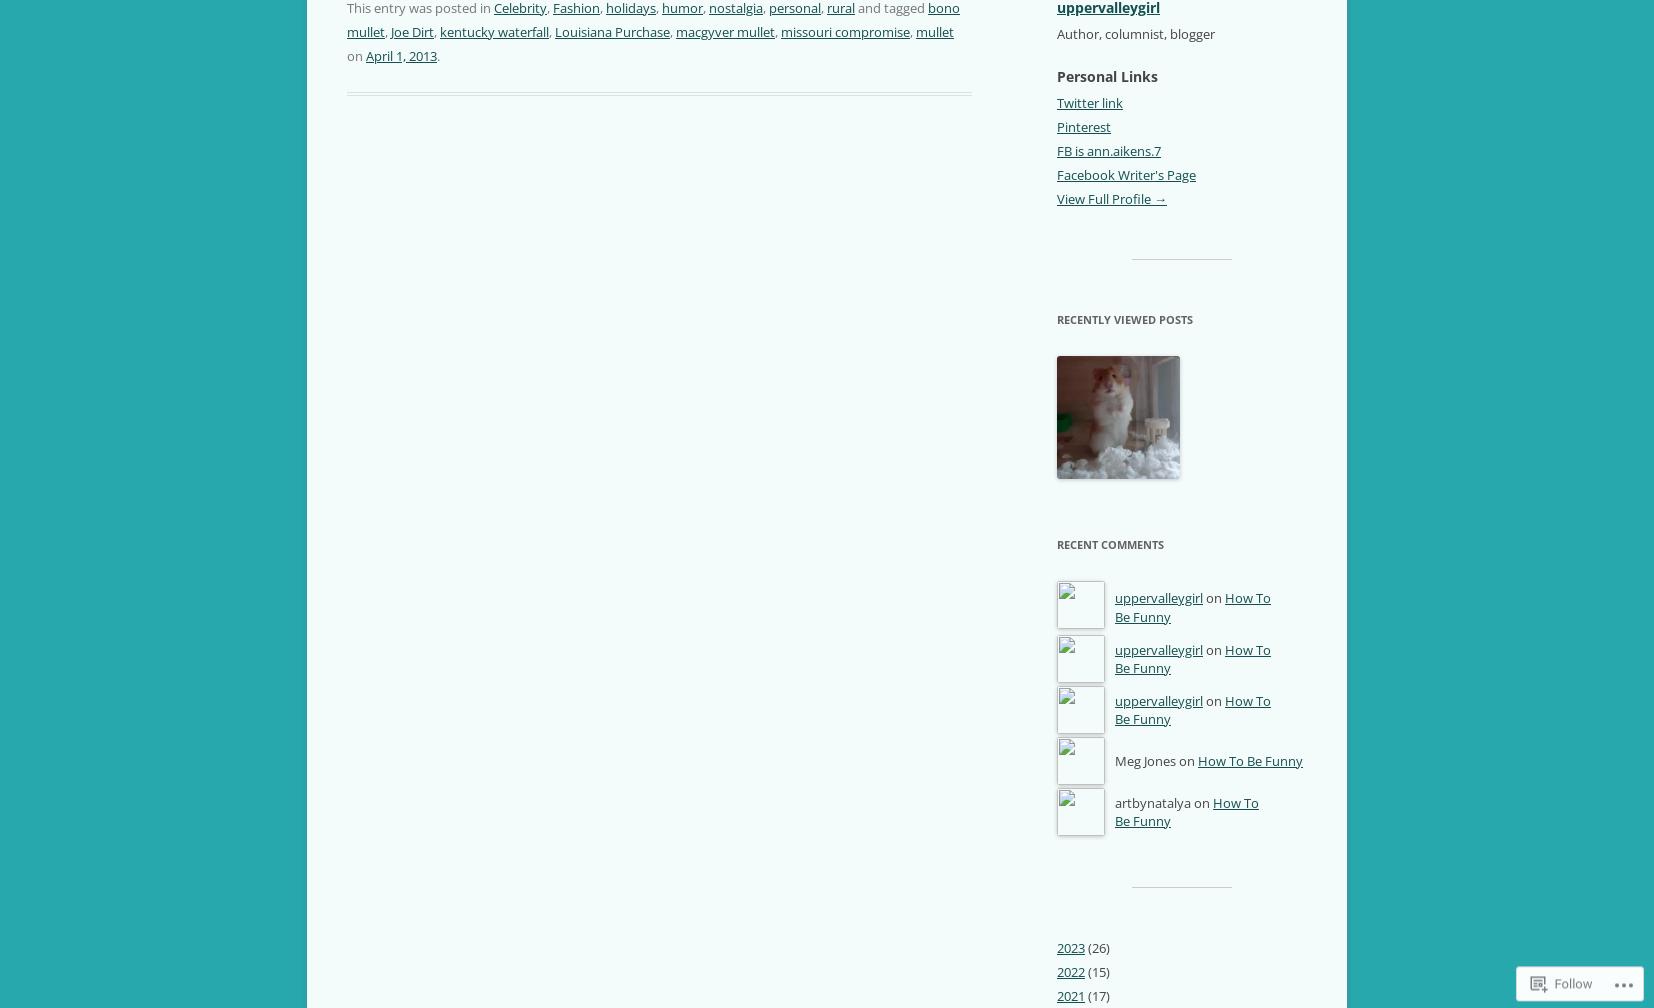  Describe the element at coordinates (1125, 174) in the screenshot. I see `'Facebook Writer's Page'` at that location.